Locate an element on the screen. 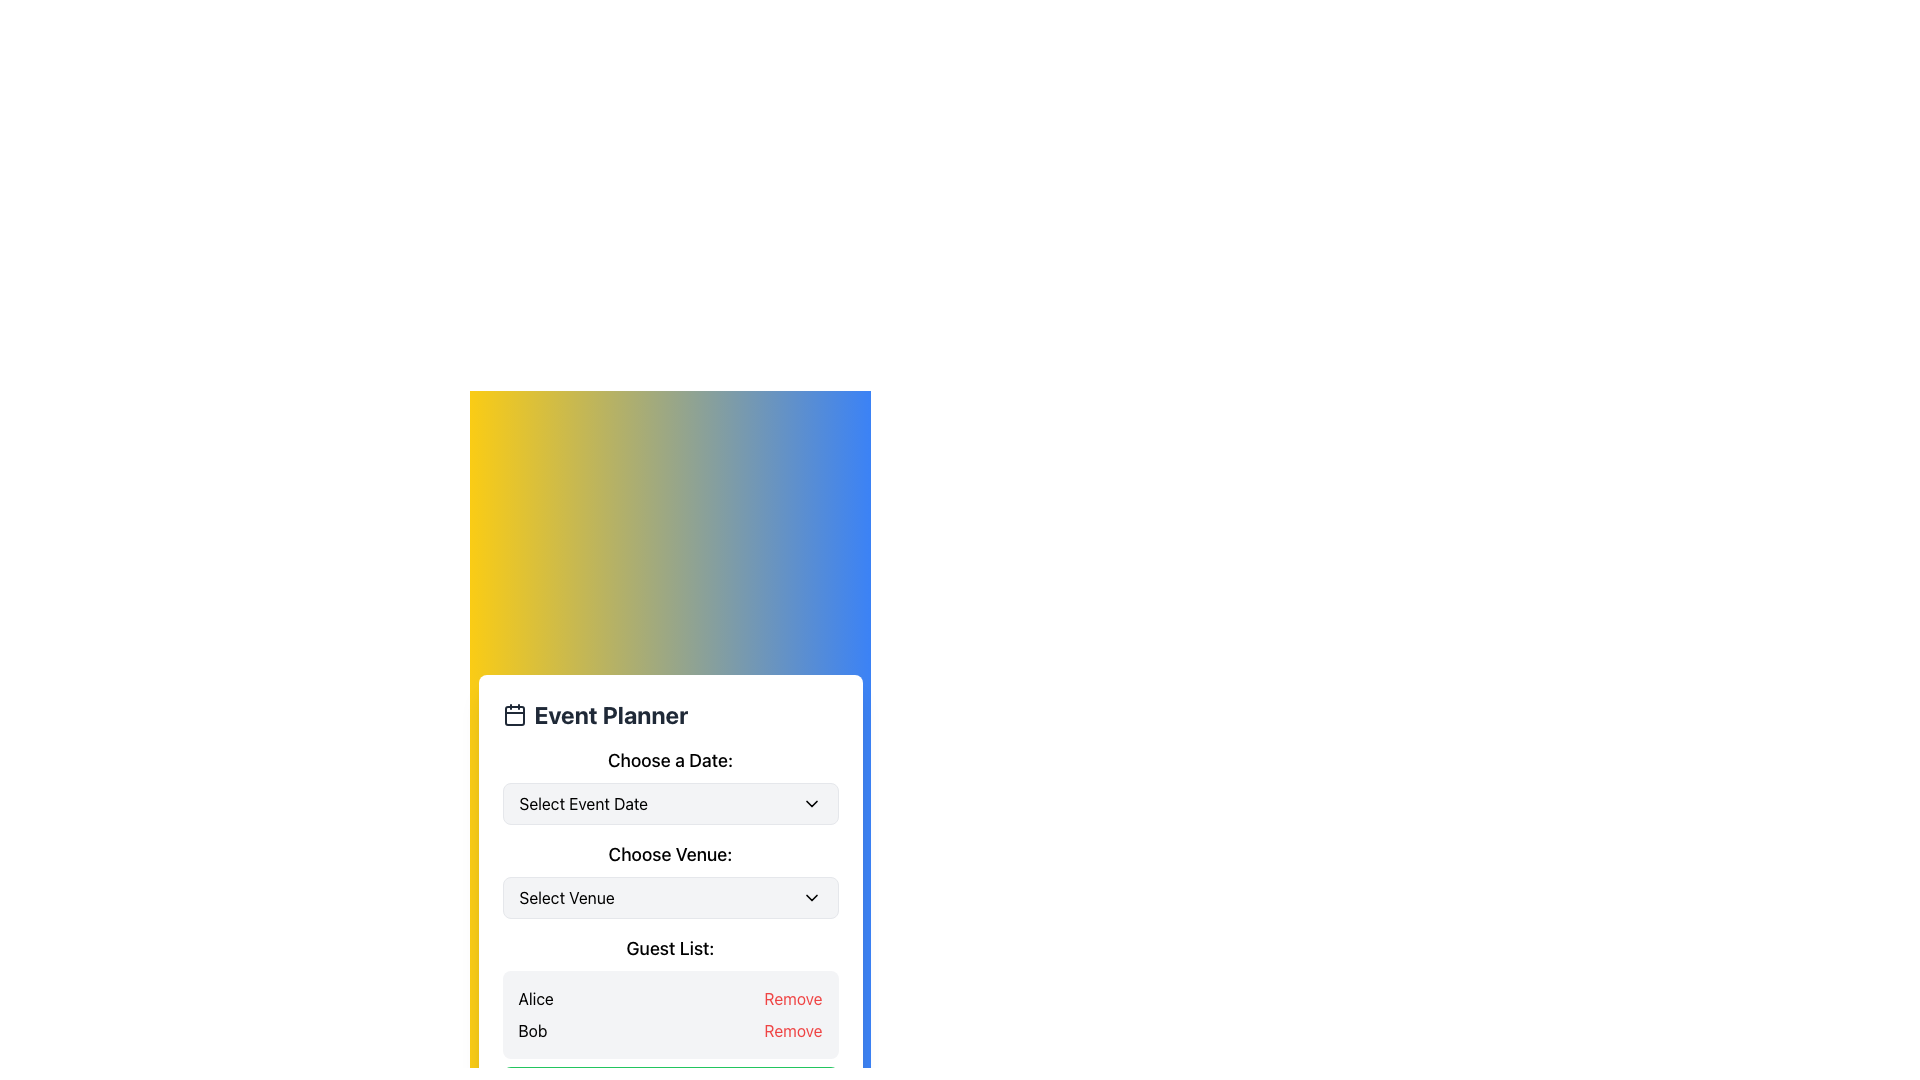 The width and height of the screenshot is (1920, 1080). the 'Remove' button of the Composite element containing the static text 'Bob' and the interactive button styled in red, located in the 'Guest List' section is located at coordinates (670, 1030).